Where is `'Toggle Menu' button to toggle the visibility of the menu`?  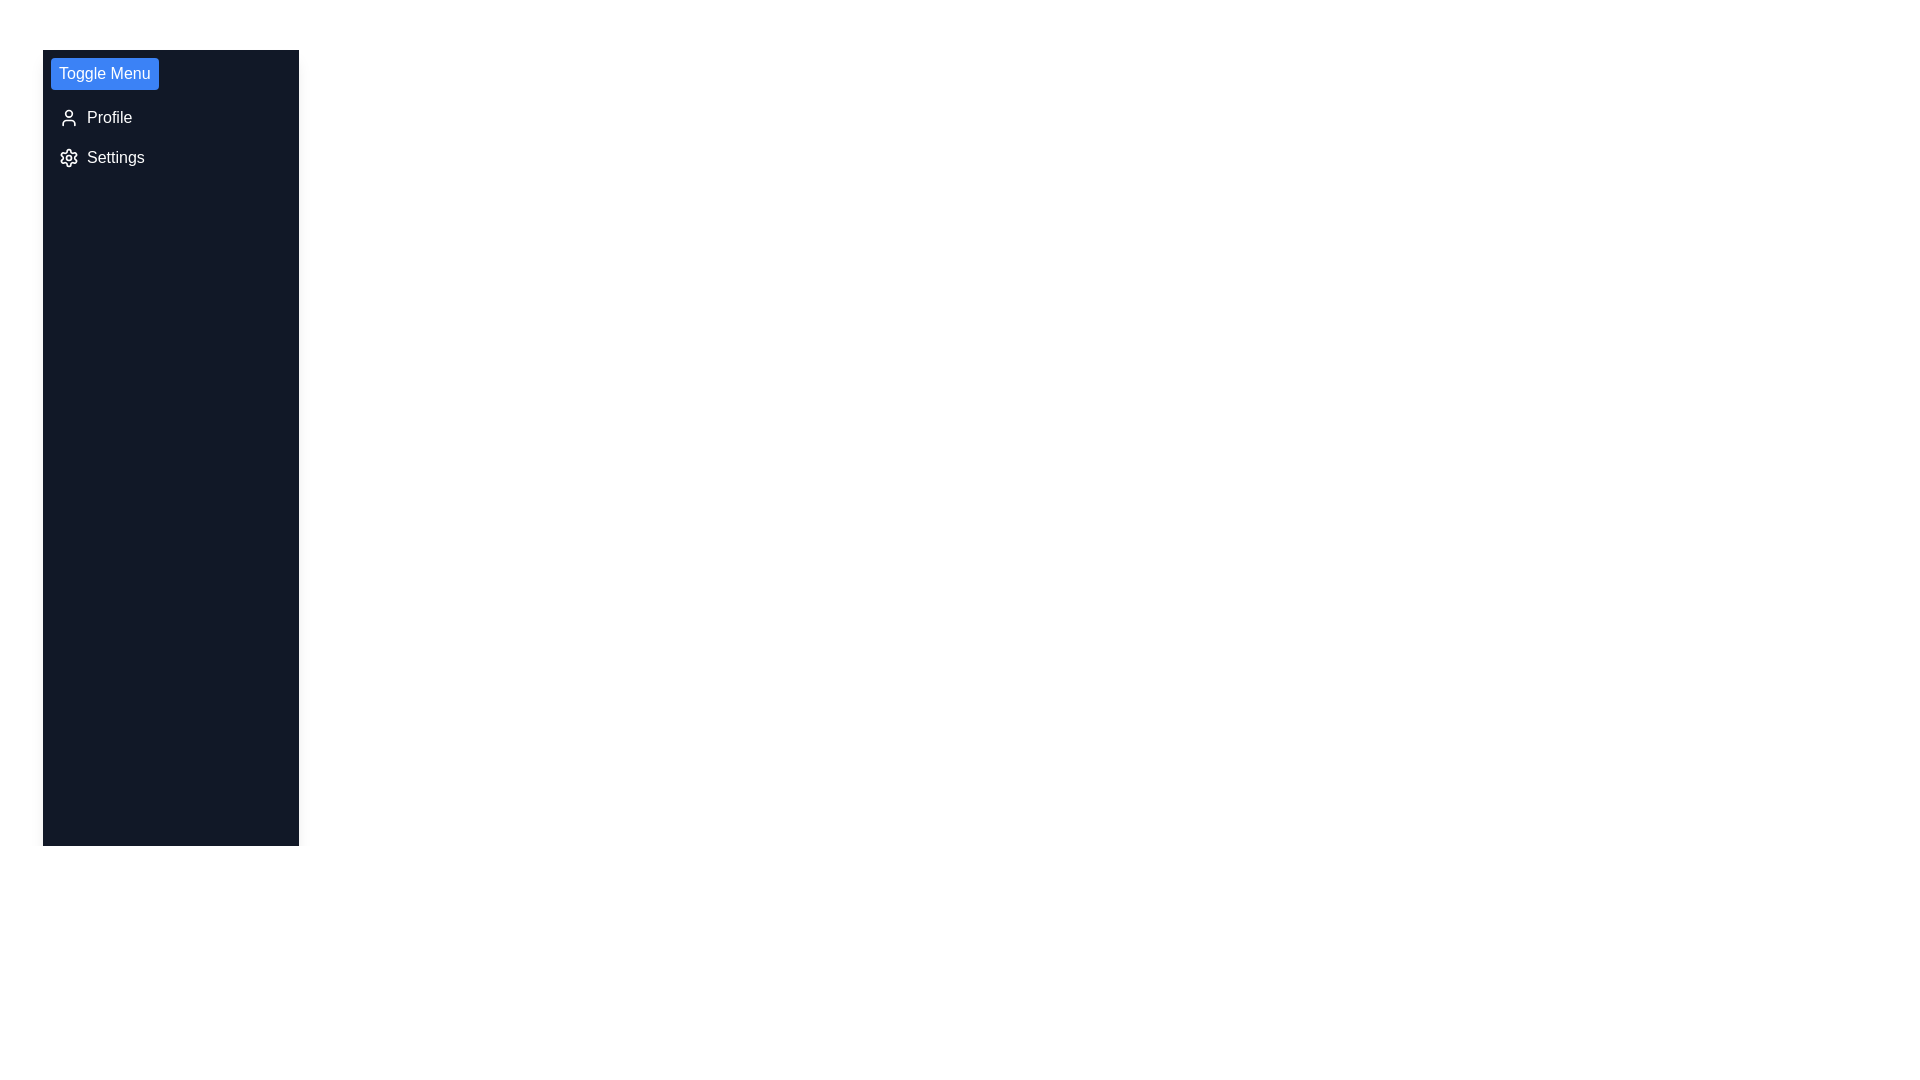
'Toggle Menu' button to toggle the visibility of the menu is located at coordinates (103, 72).